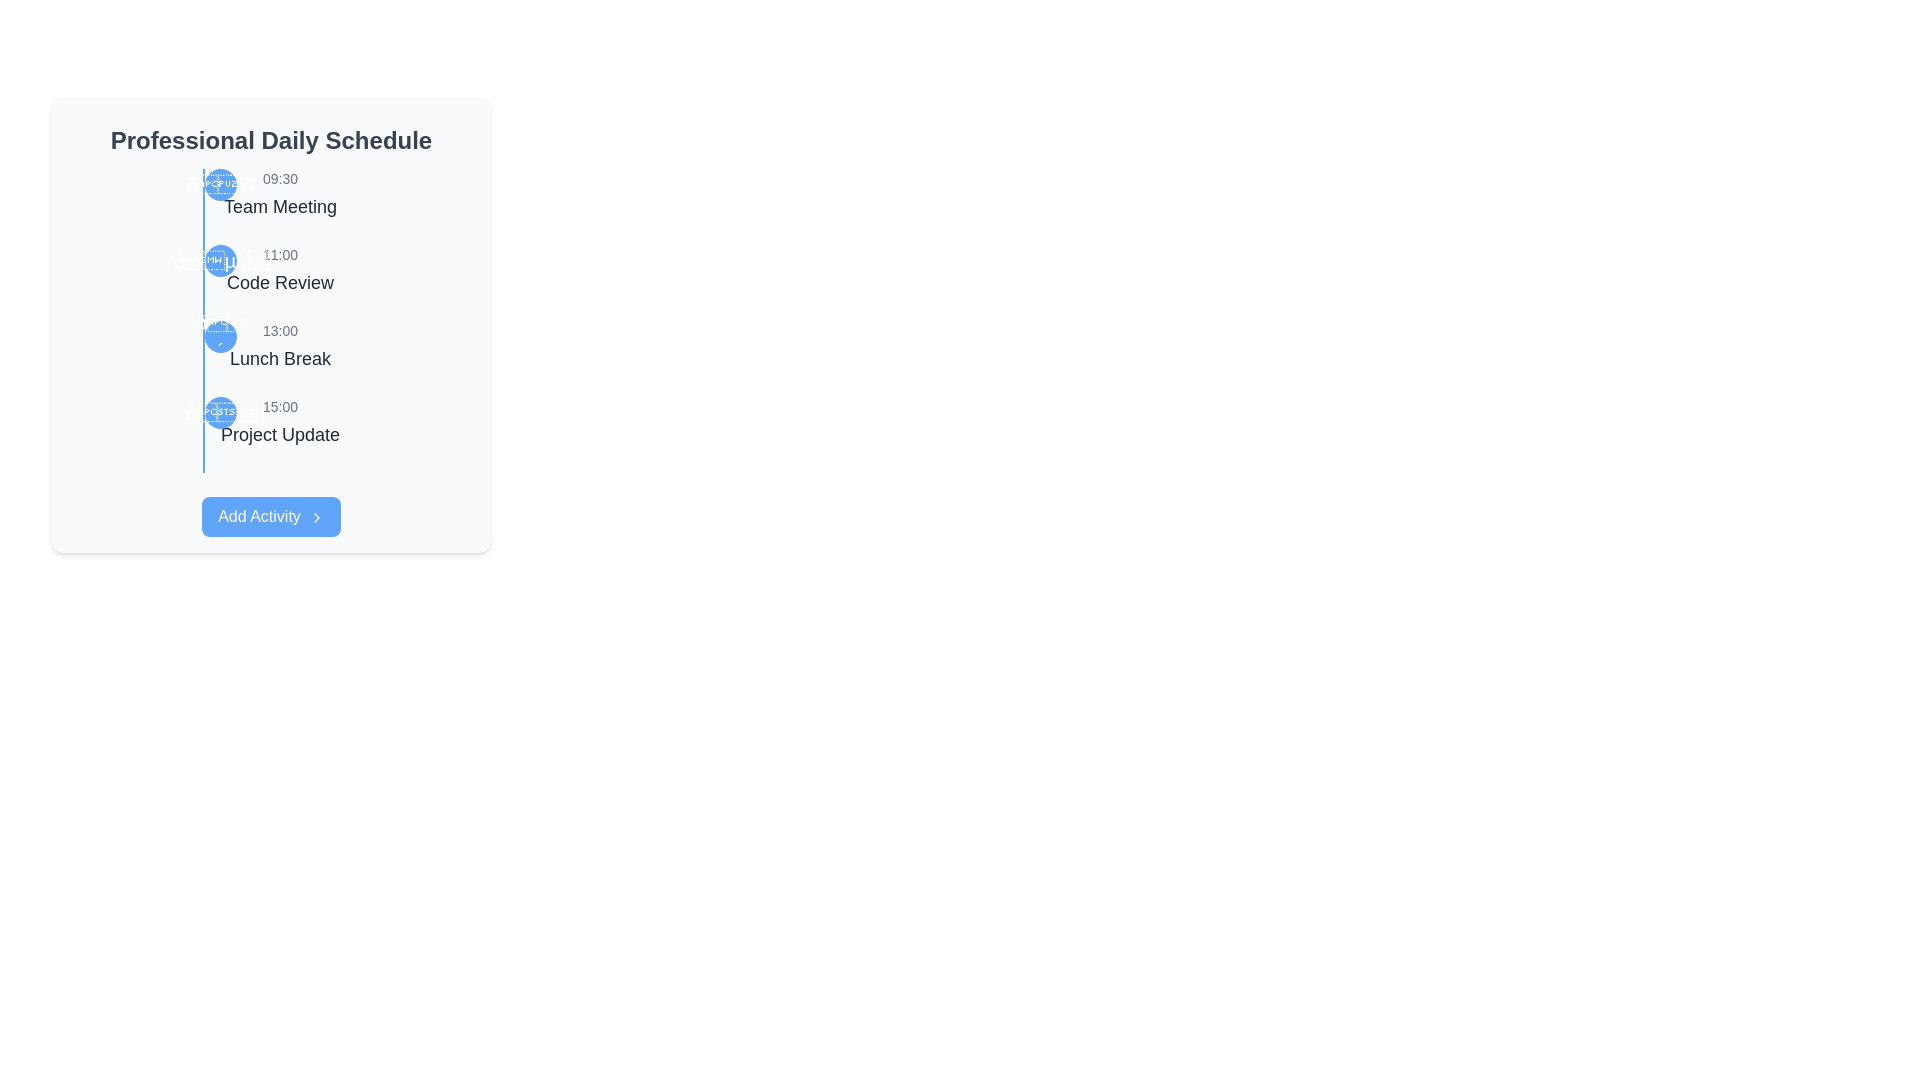  What do you see at coordinates (279, 346) in the screenshot?
I see `the third entry in the 'Professional Daily Schedule' panel, which displays a scheduled event's time and title, positioned between 'Code Review' and 'Project Update'` at bounding box center [279, 346].